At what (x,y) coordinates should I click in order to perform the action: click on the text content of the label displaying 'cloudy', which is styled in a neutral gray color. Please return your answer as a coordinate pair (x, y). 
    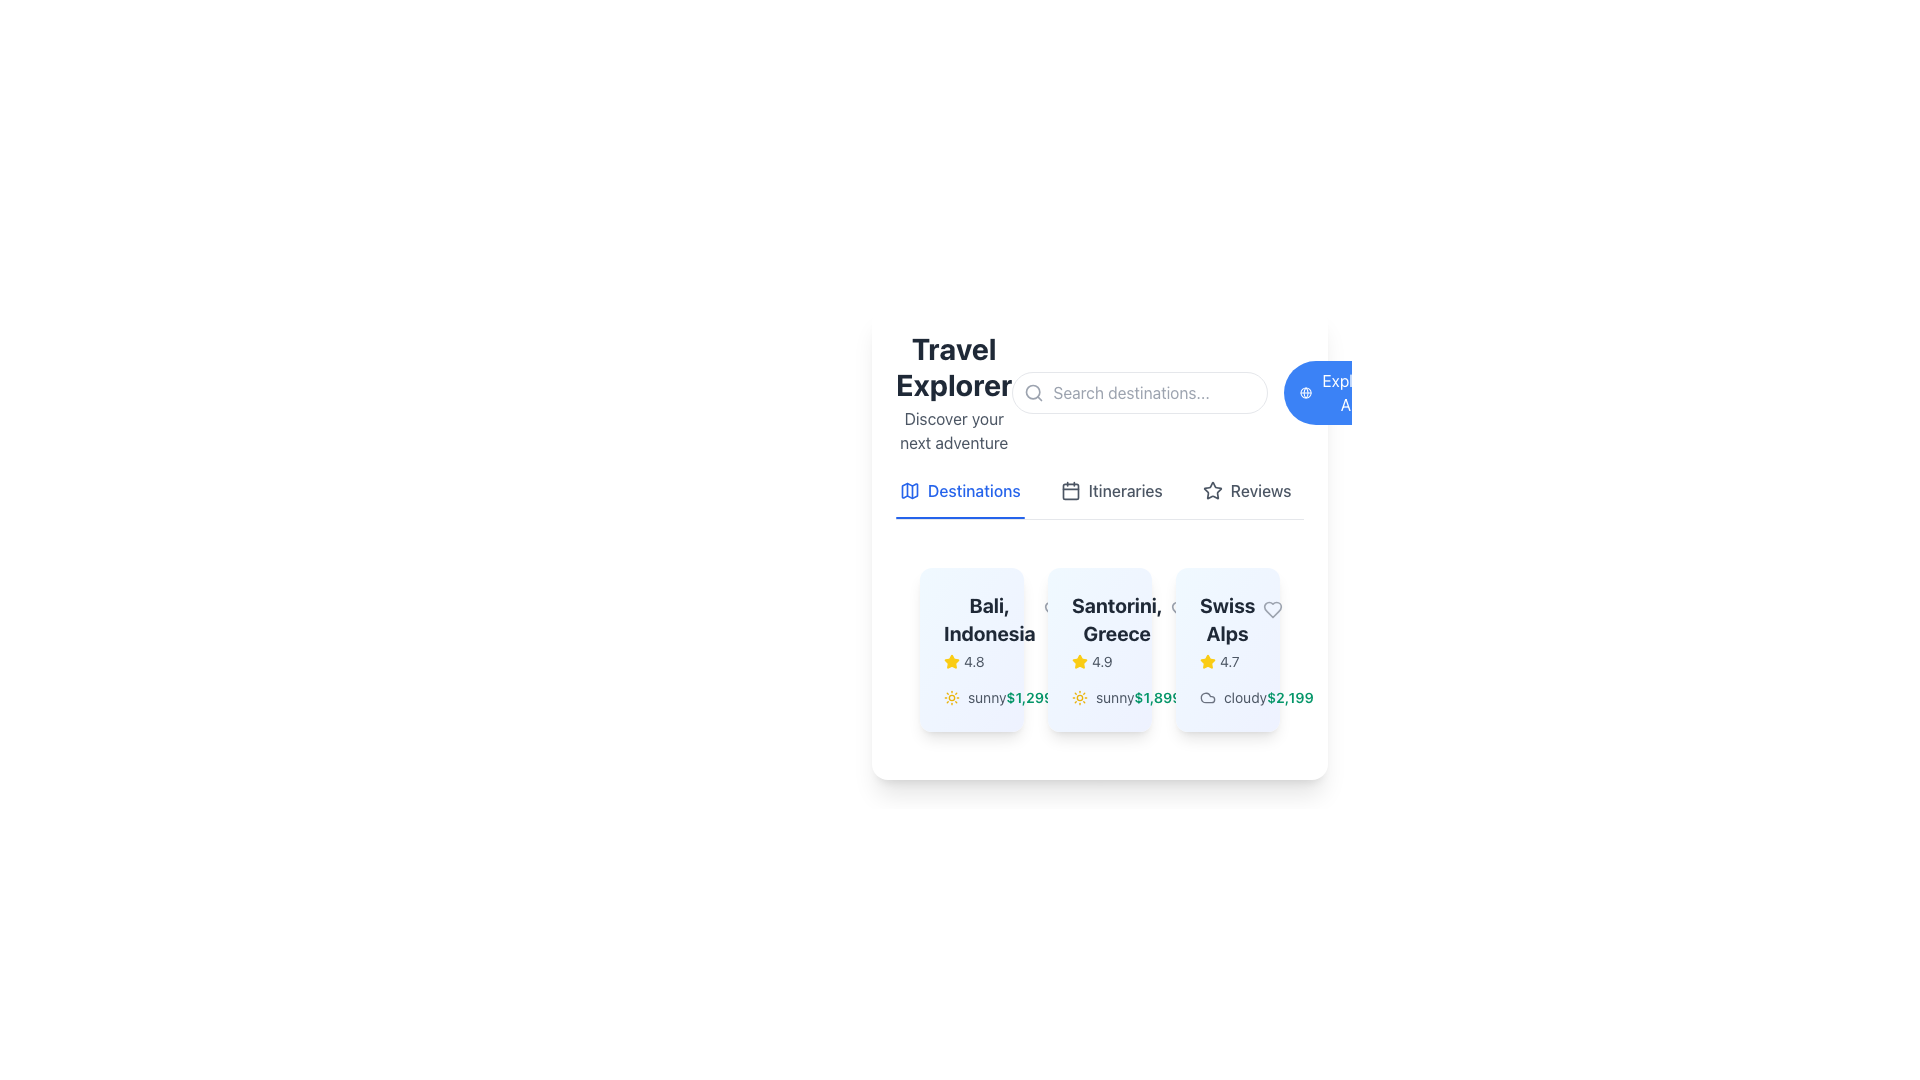
    Looking at the image, I should click on (1244, 697).